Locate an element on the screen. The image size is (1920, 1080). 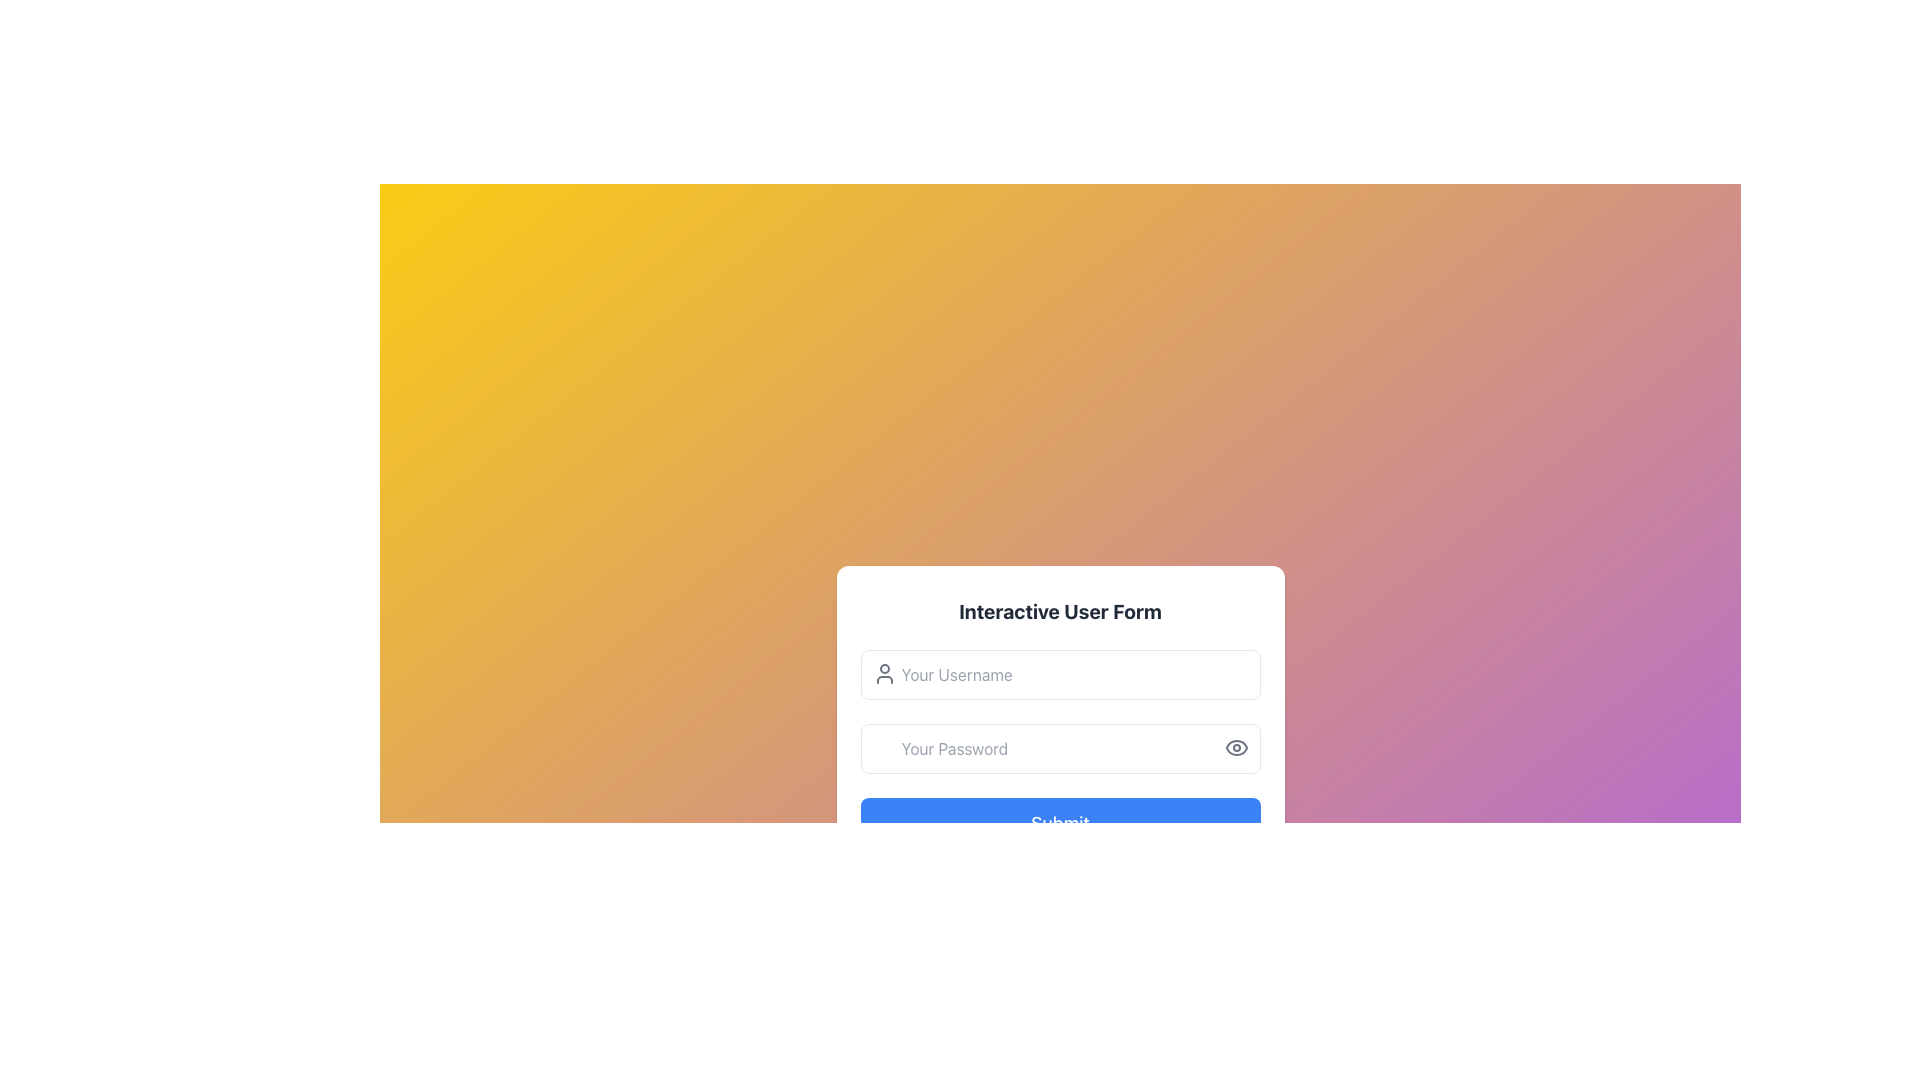
the Password input field located below the 'Your Username' field, allowing for secure password entry is located at coordinates (1059, 748).